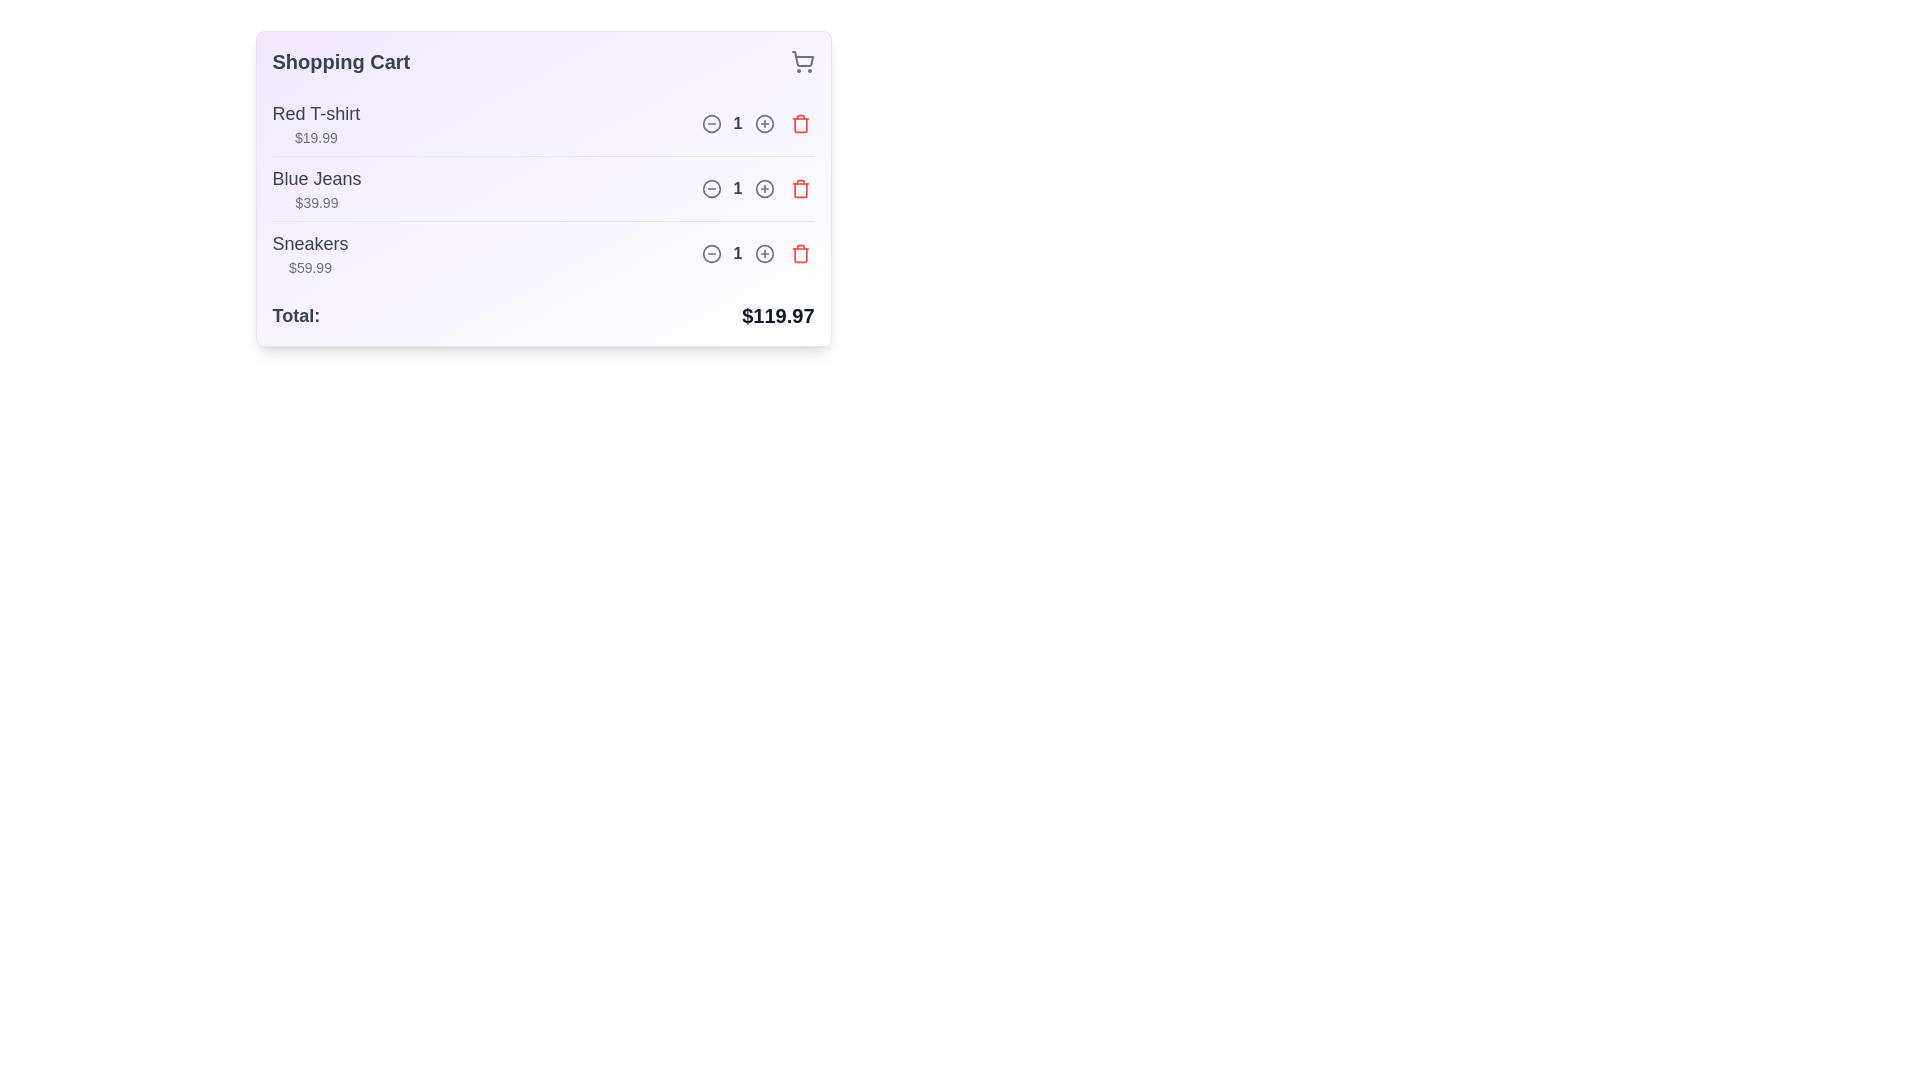  What do you see at coordinates (711, 189) in the screenshot?
I see `the decrement icon for the 'Blue Jeans' item in the shopping cart interface, which indicates a removal operation for the associated item` at bounding box center [711, 189].